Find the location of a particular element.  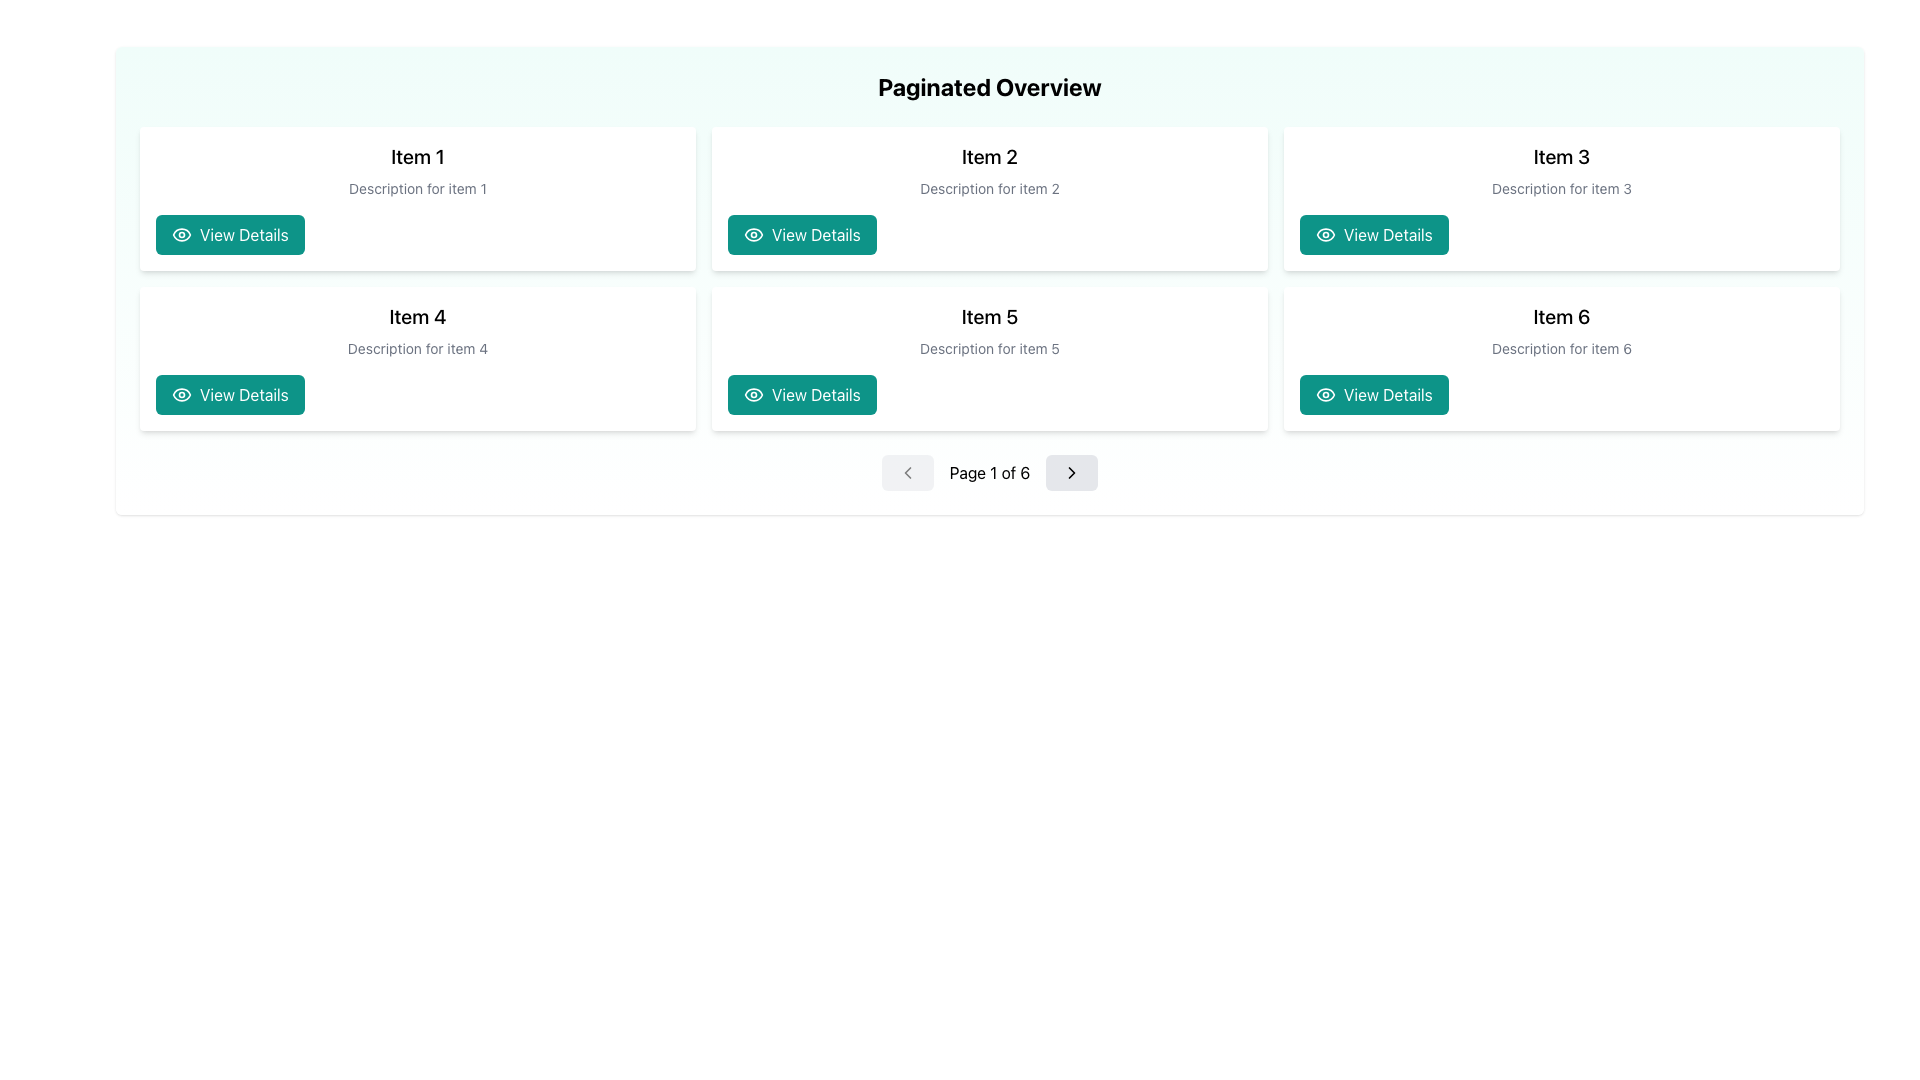

the decorative icon within the 'View Details' button for Item 6, which is positioned to the left side of the button is located at coordinates (1325, 394).